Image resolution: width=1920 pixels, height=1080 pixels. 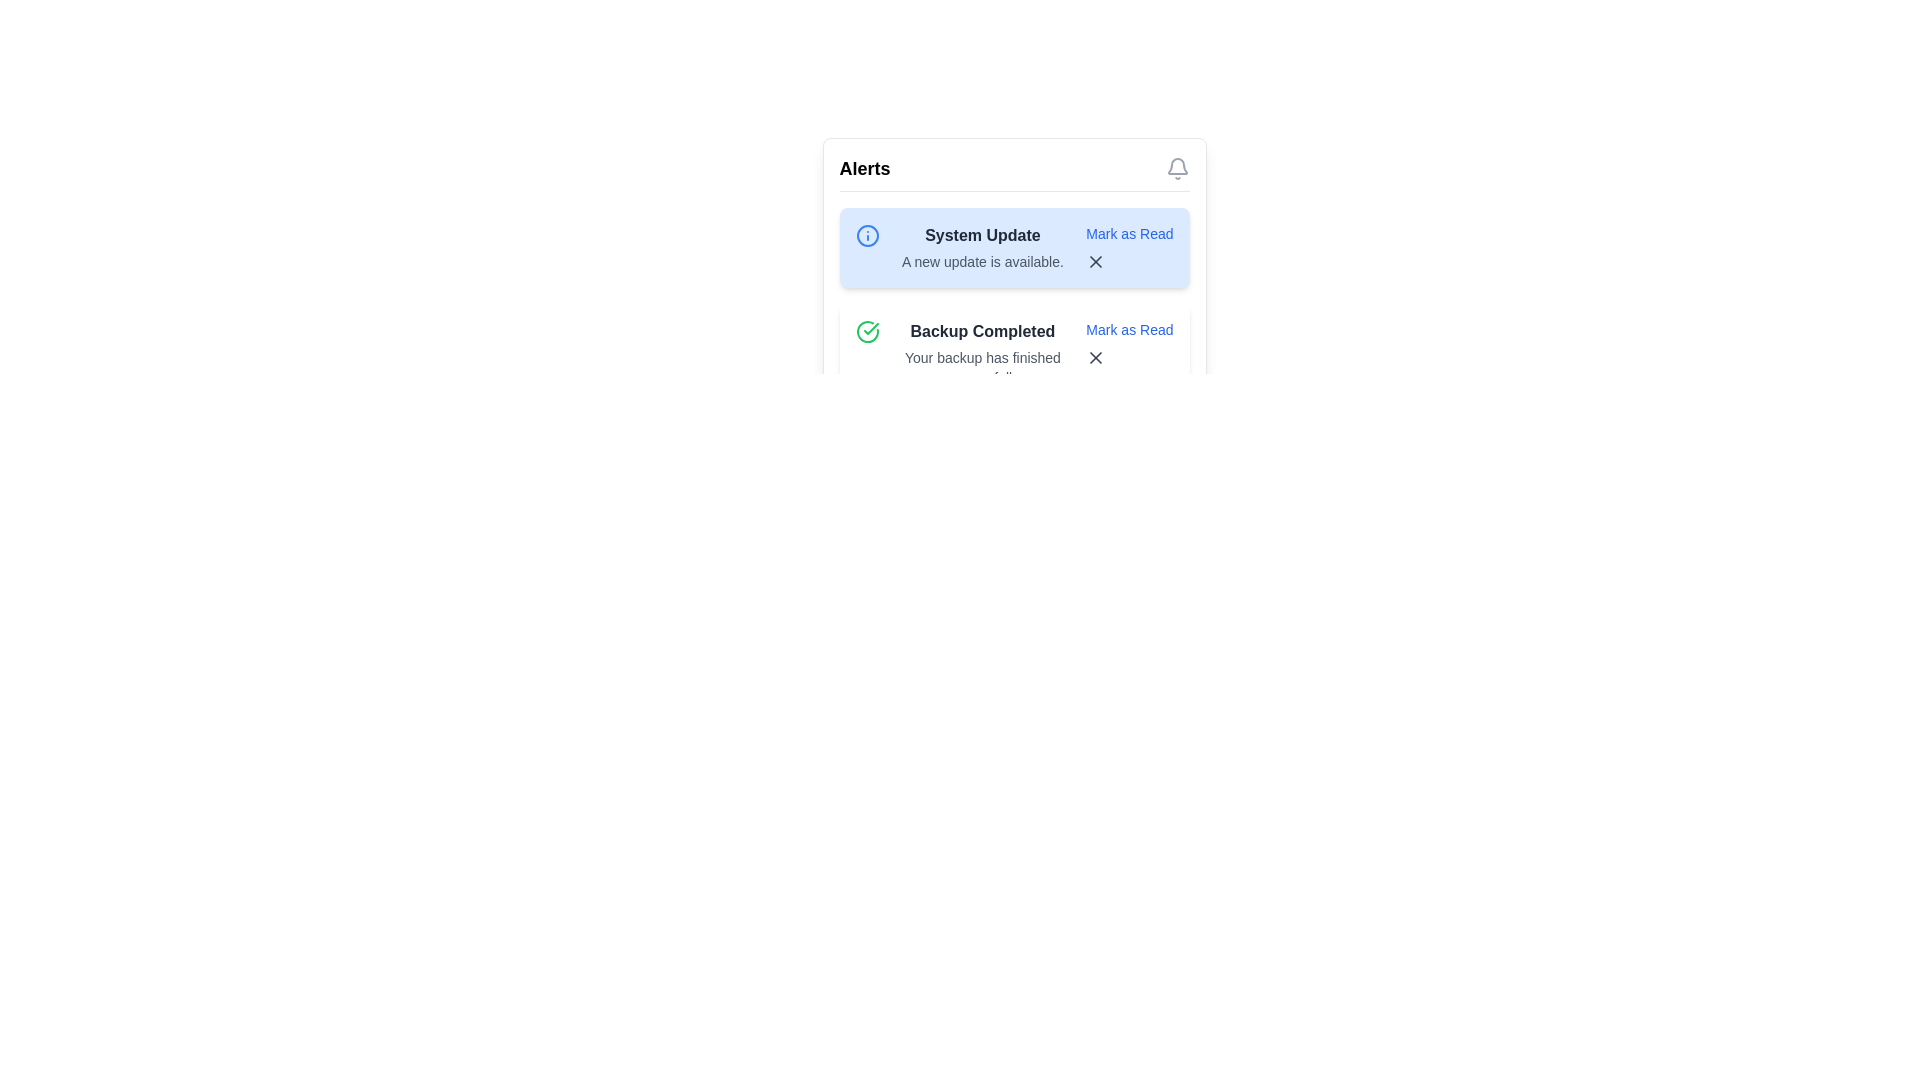 What do you see at coordinates (1014, 353) in the screenshot?
I see `the Notification card to mark it as read, which appears as the second item in the vertical stack of notifications under 'Alerts'` at bounding box center [1014, 353].